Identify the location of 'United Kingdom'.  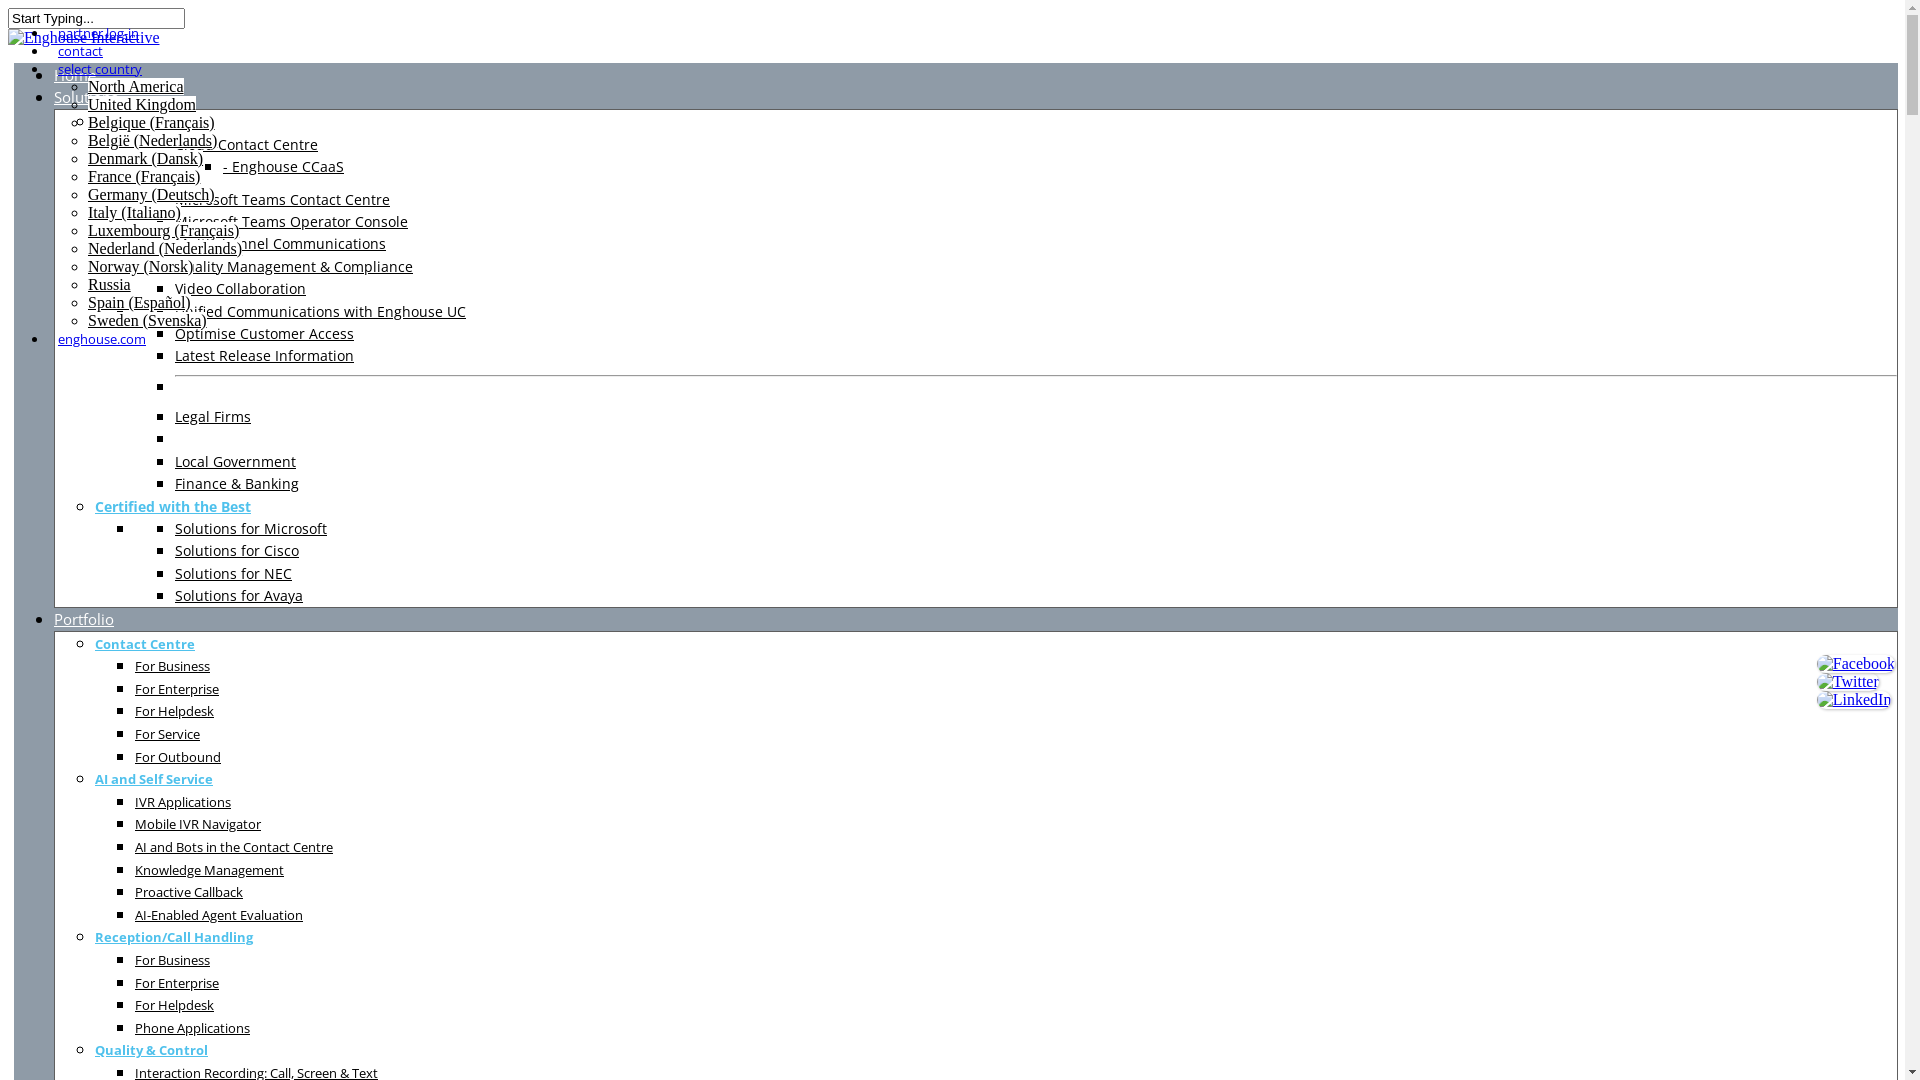
(86, 104).